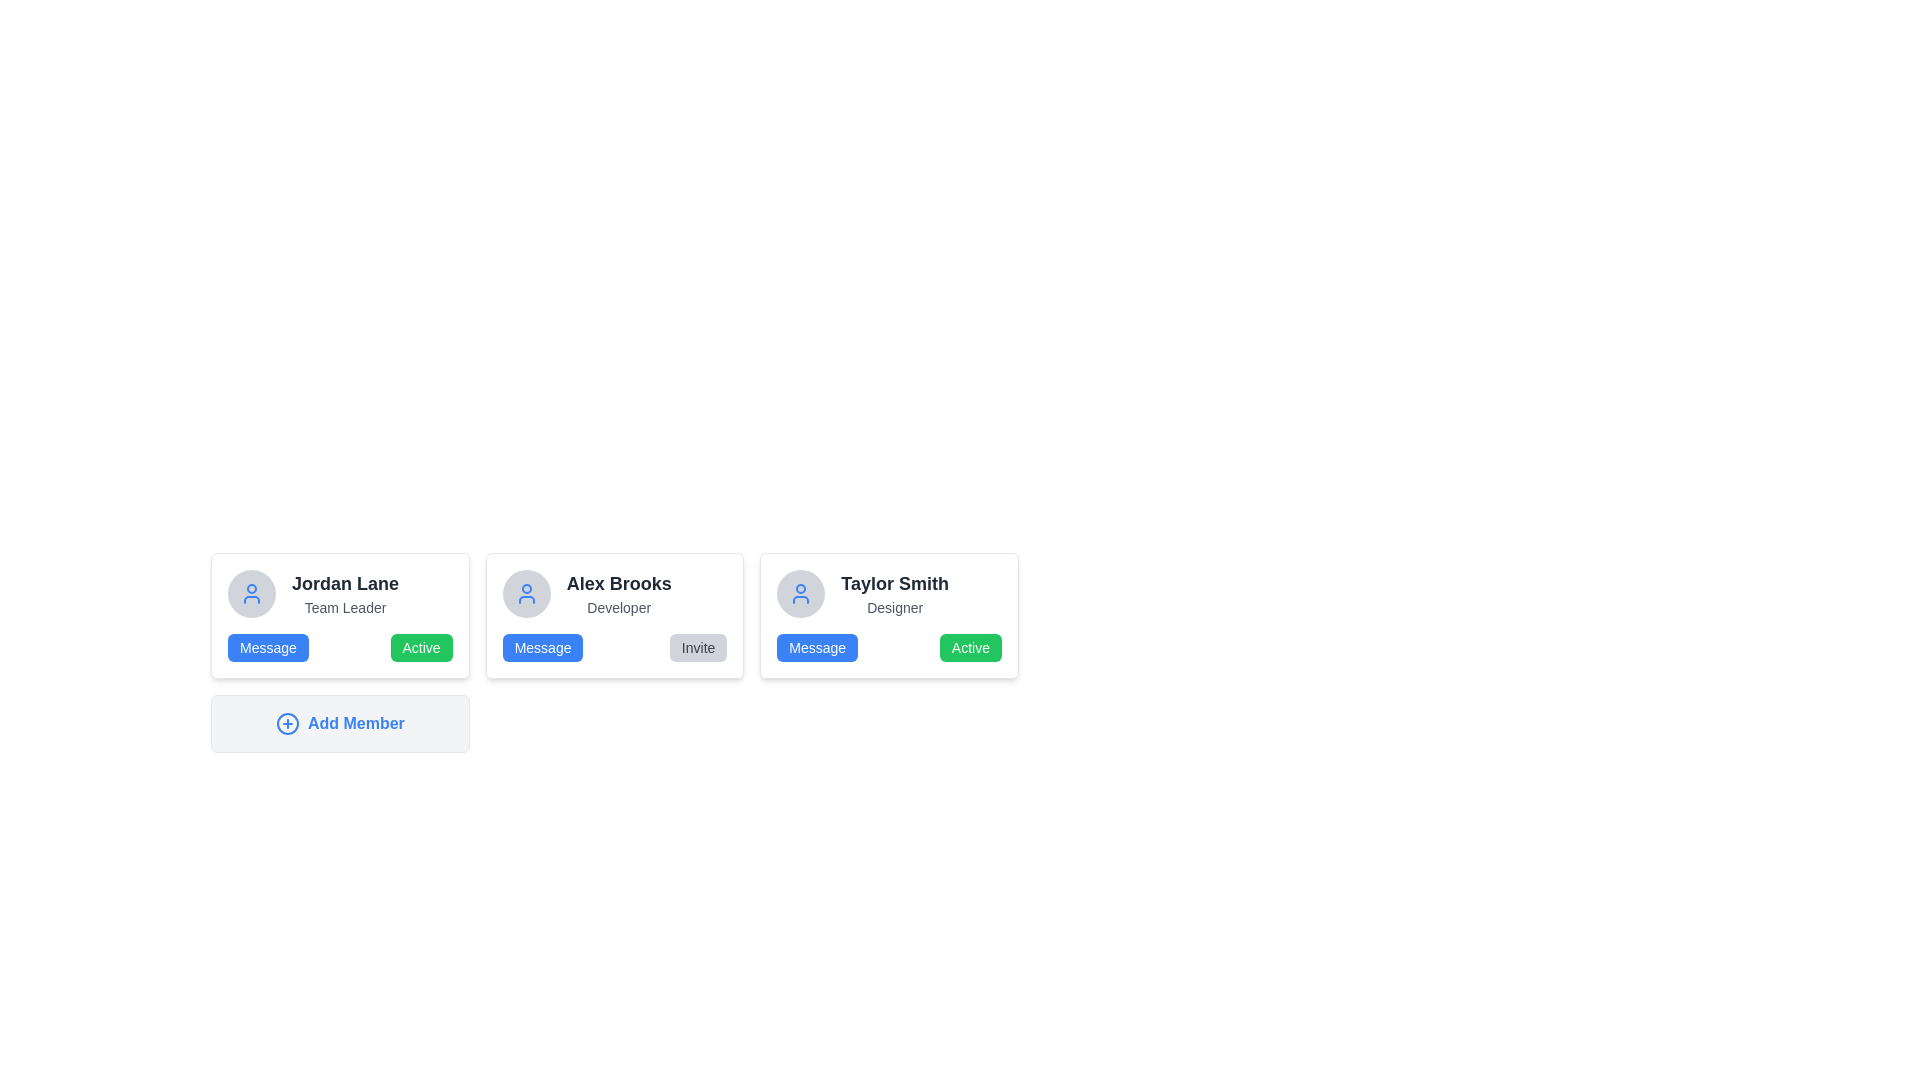 The width and height of the screenshot is (1920, 1080). What do you see at coordinates (356, 724) in the screenshot?
I see `text label that describes the action related to adding a member, located within a rounded rectangular box beneath the user card elements` at bounding box center [356, 724].